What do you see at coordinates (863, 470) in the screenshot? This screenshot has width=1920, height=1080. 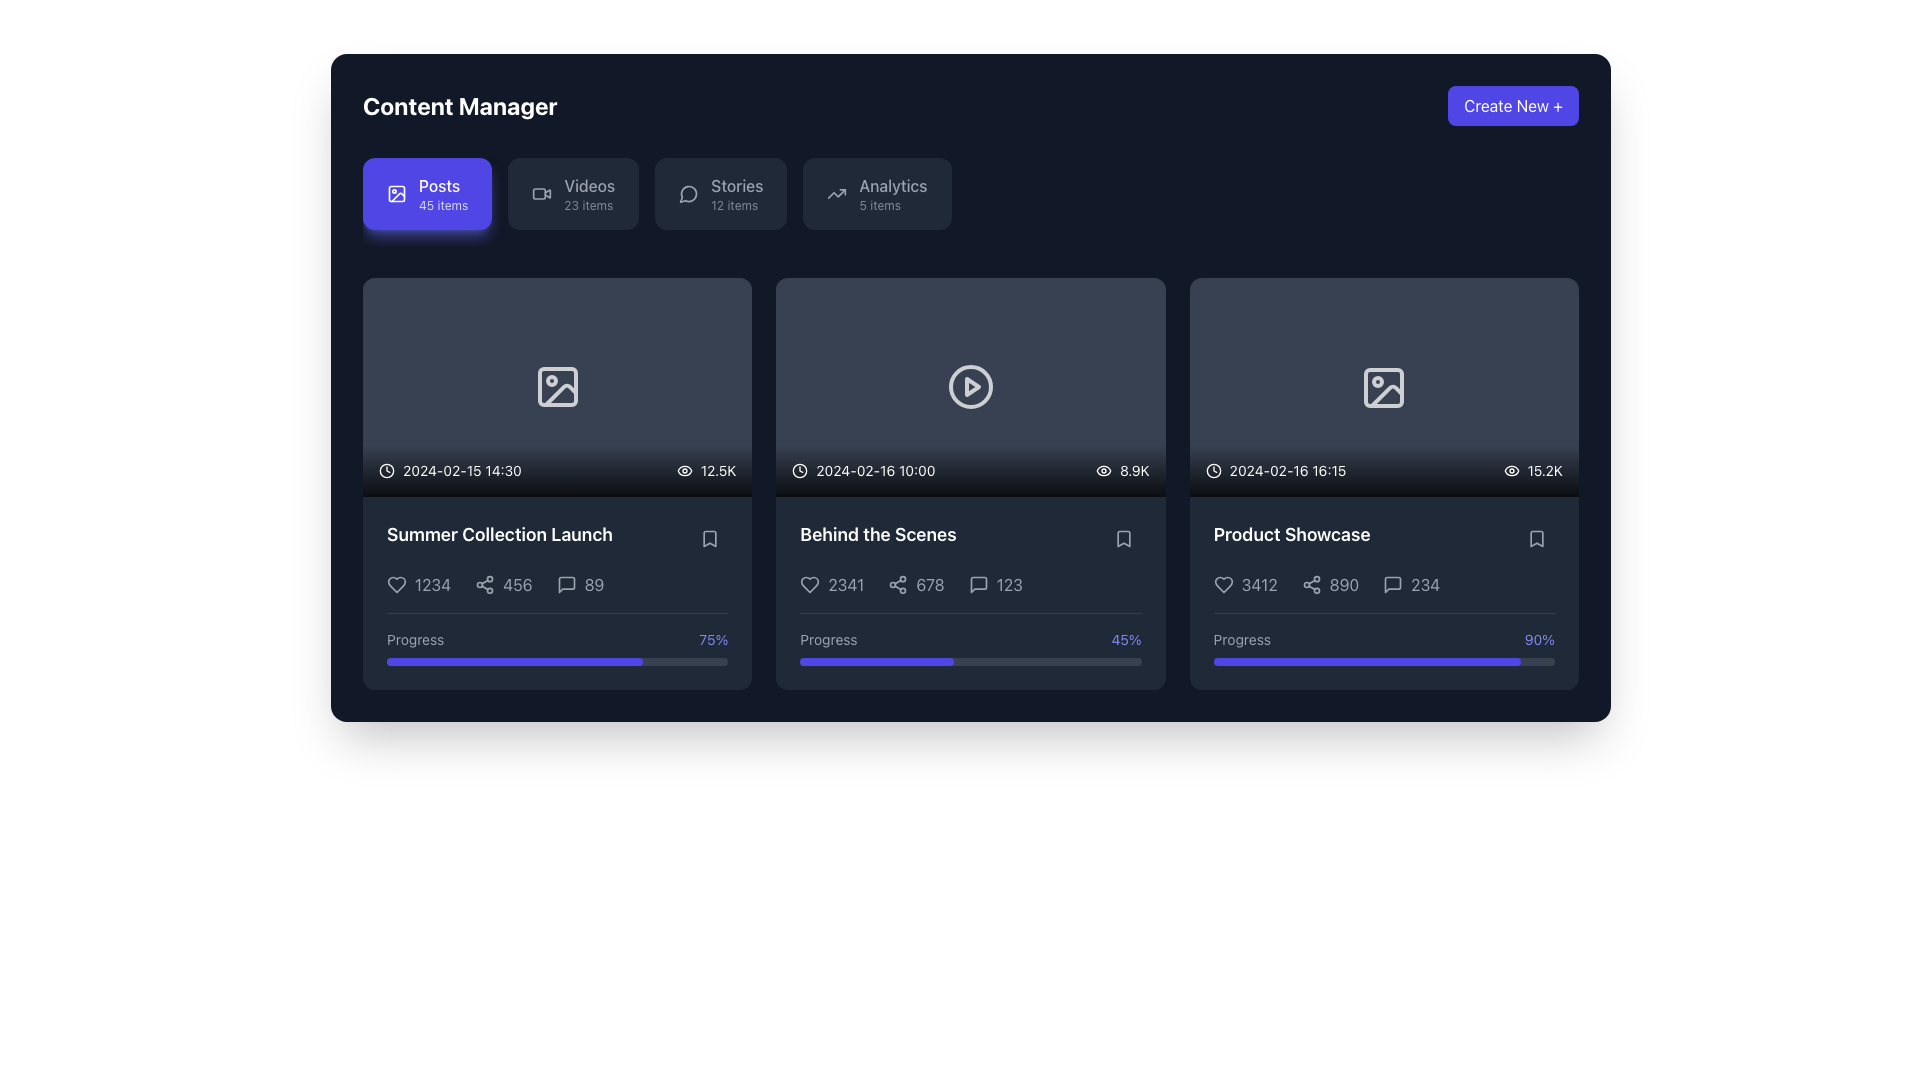 I see `the timestamp '2024-02-16 10:00' displayed in white font, which is adjacent to a clock icon` at bounding box center [863, 470].